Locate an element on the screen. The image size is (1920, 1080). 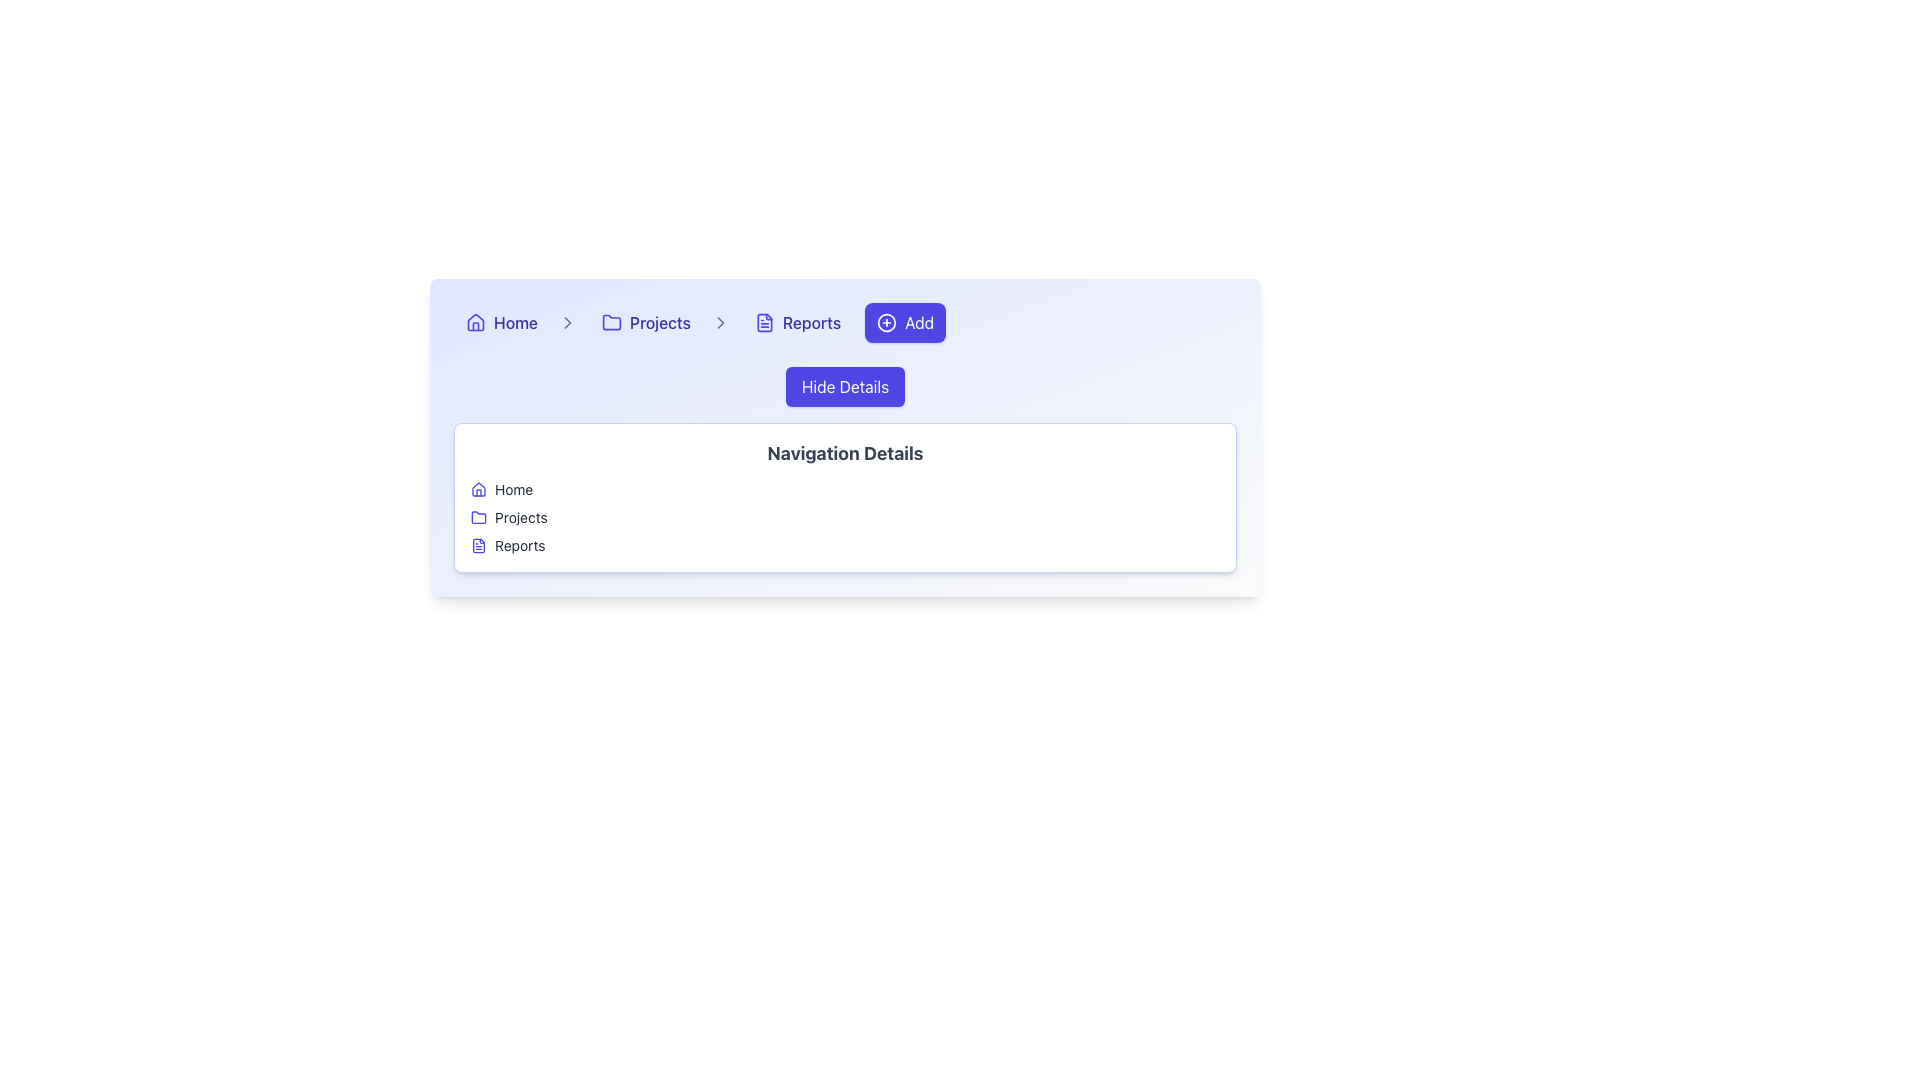
the second clickable text label with an icon in the breadcrumb navigation bar, located between 'Home' and 'Reports' is located at coordinates (646, 322).